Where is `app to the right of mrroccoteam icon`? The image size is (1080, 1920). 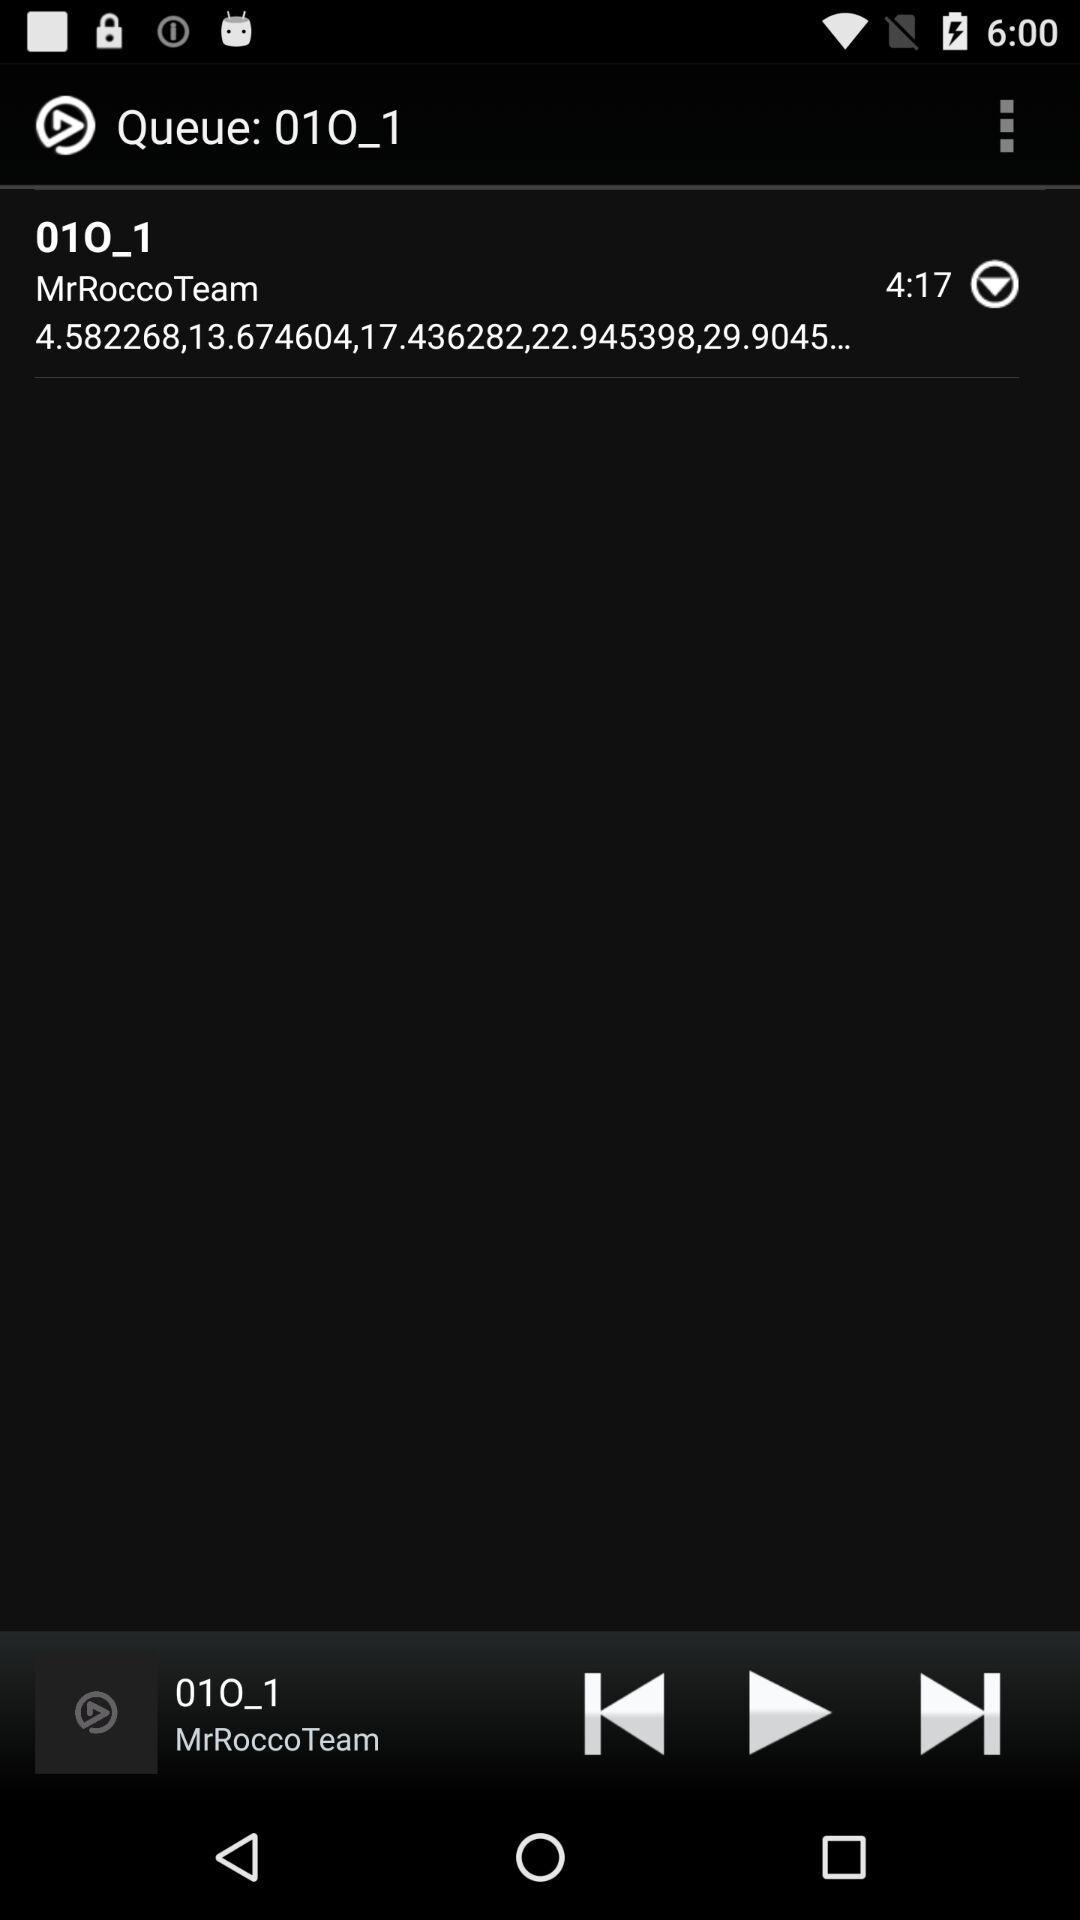 app to the right of mrroccoteam icon is located at coordinates (623, 1711).